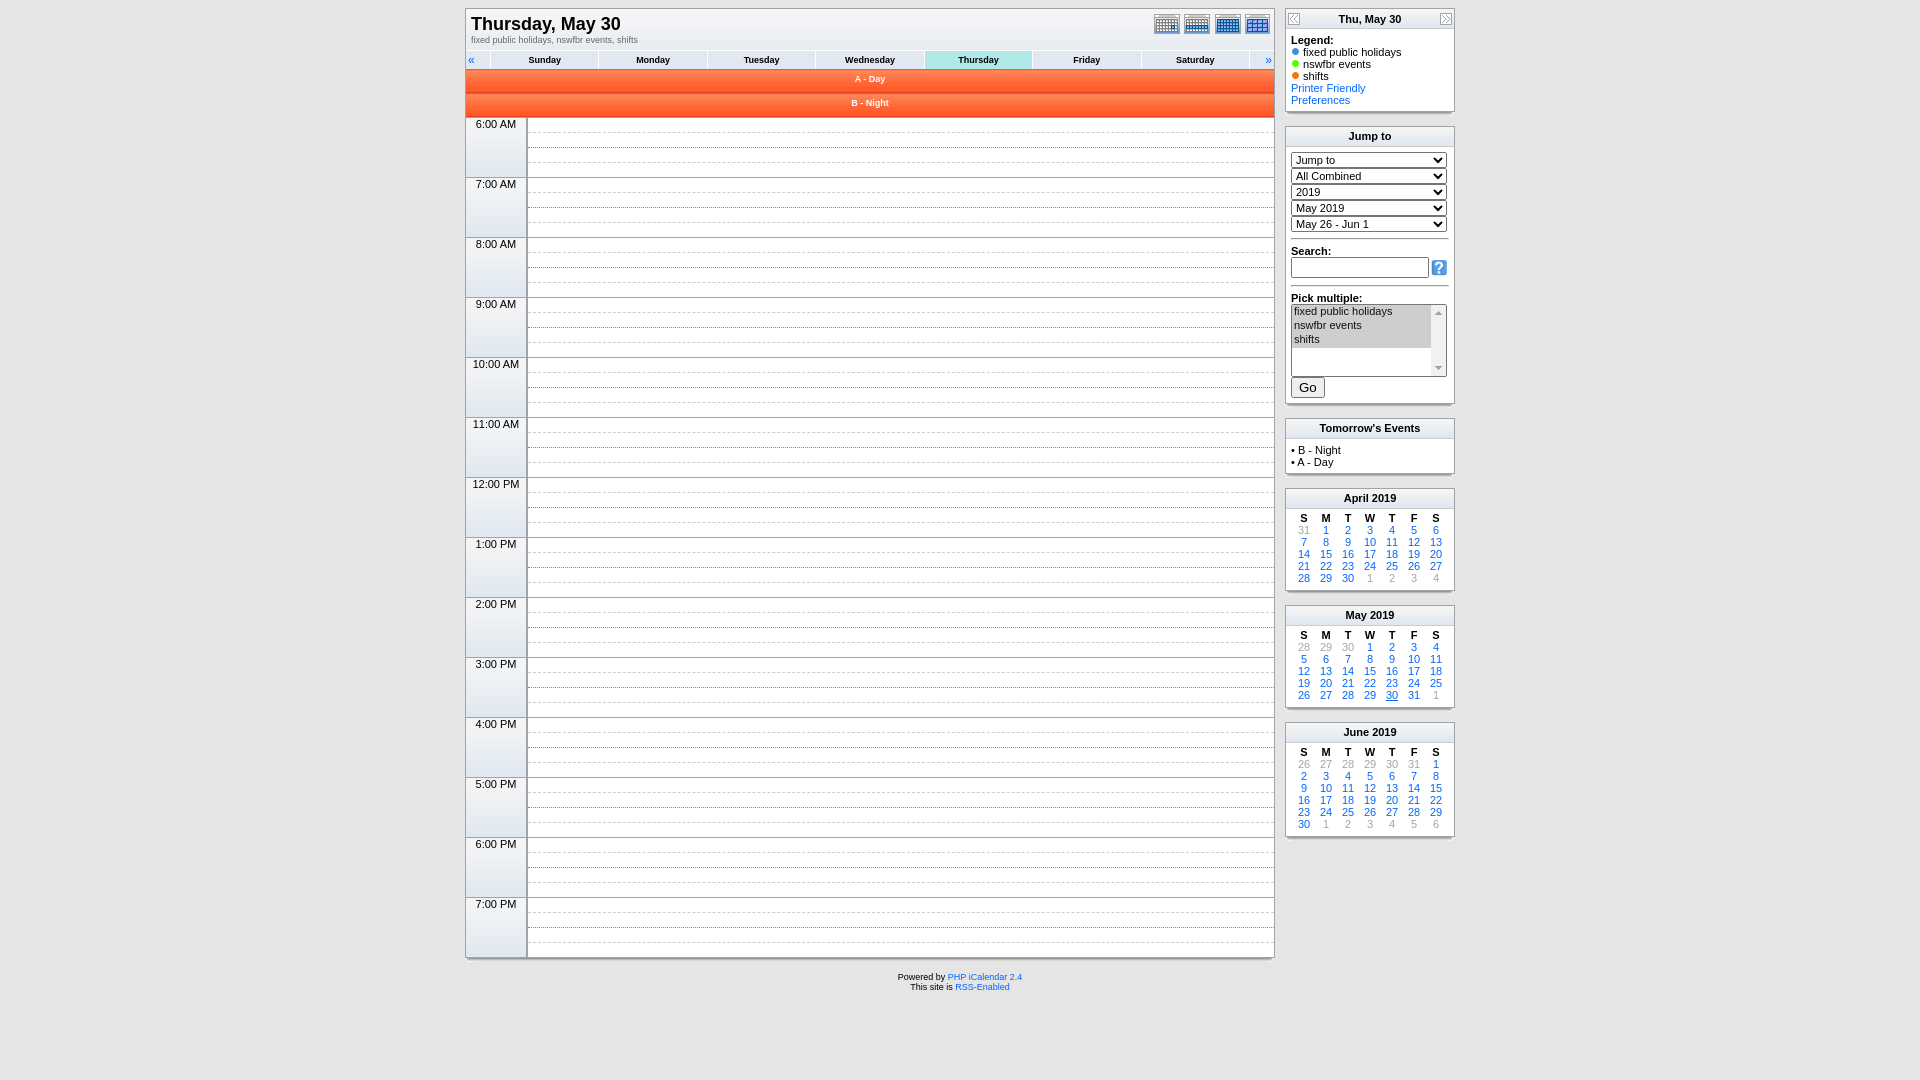 Image resolution: width=1920 pixels, height=1080 pixels. Describe the element at coordinates (1342, 671) in the screenshot. I see `'14'` at that location.